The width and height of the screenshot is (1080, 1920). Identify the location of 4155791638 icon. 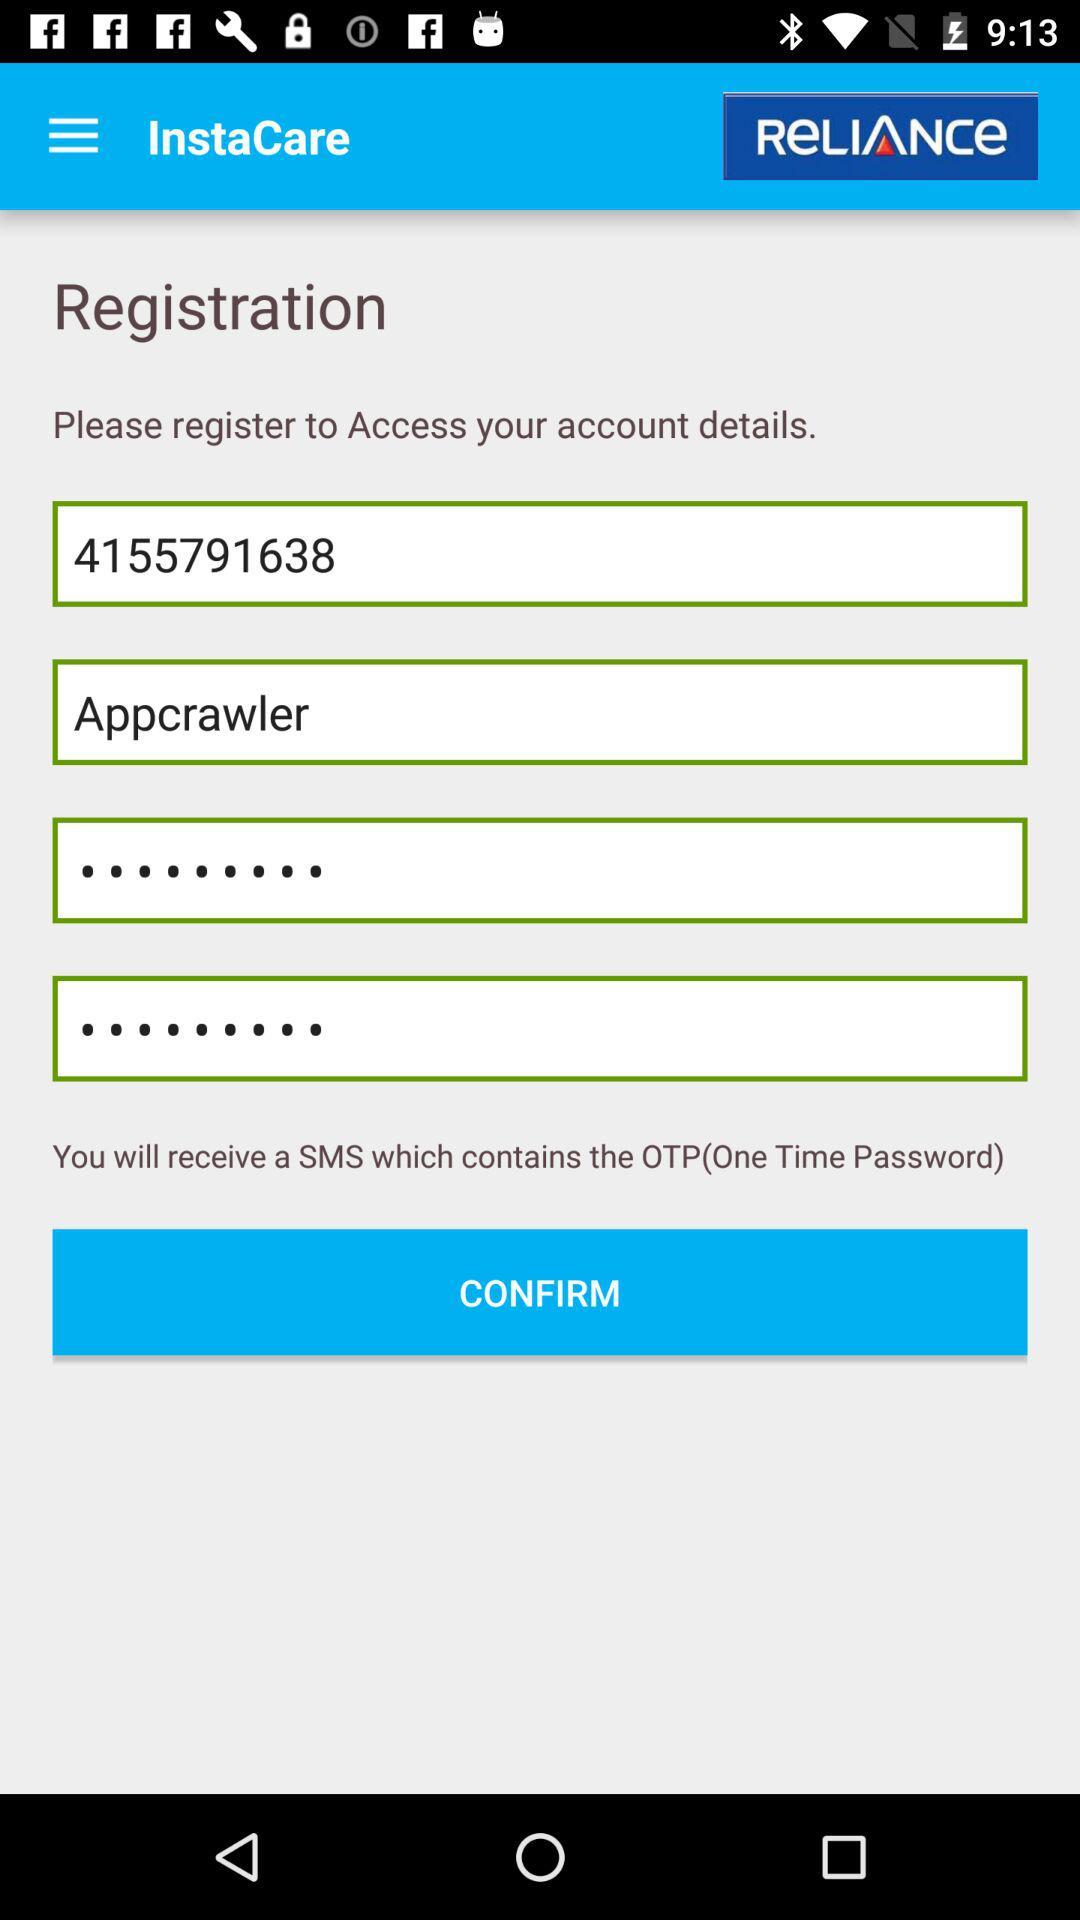
(540, 553).